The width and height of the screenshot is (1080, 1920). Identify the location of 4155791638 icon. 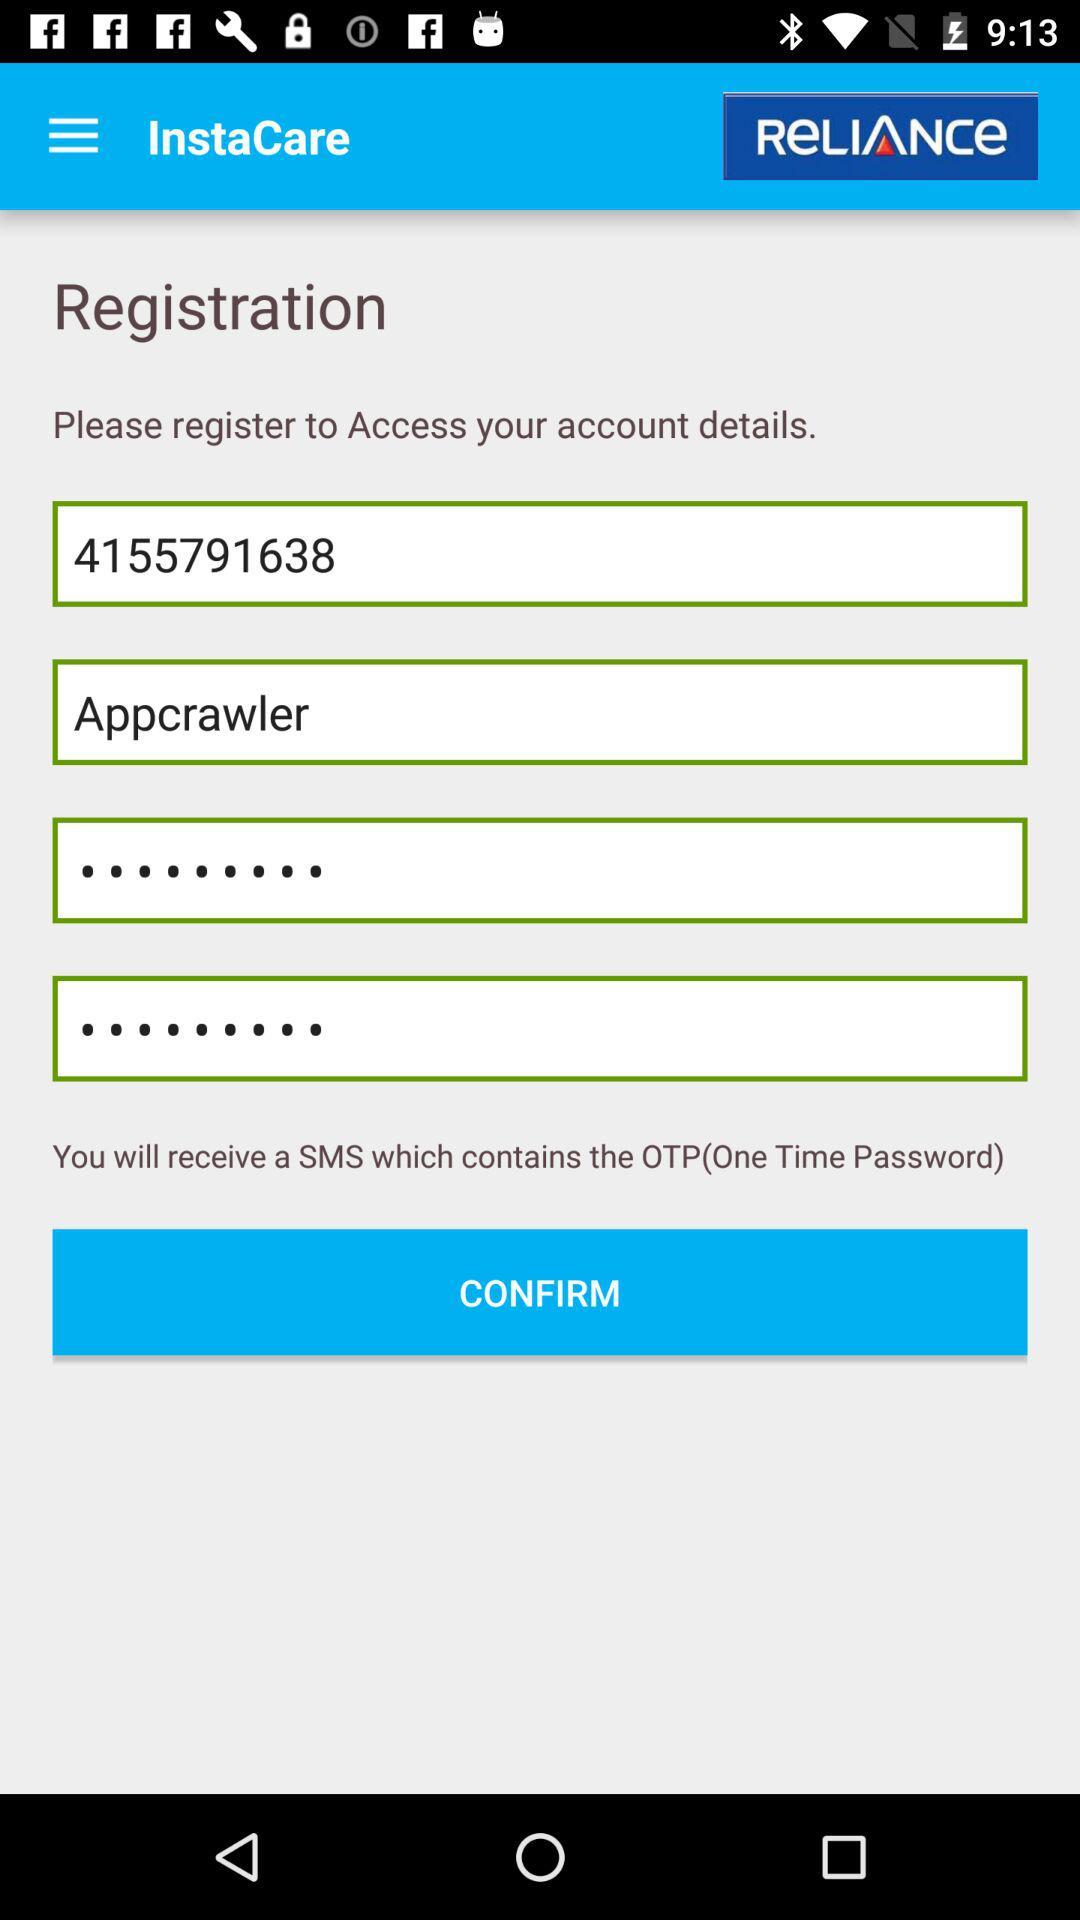
(540, 553).